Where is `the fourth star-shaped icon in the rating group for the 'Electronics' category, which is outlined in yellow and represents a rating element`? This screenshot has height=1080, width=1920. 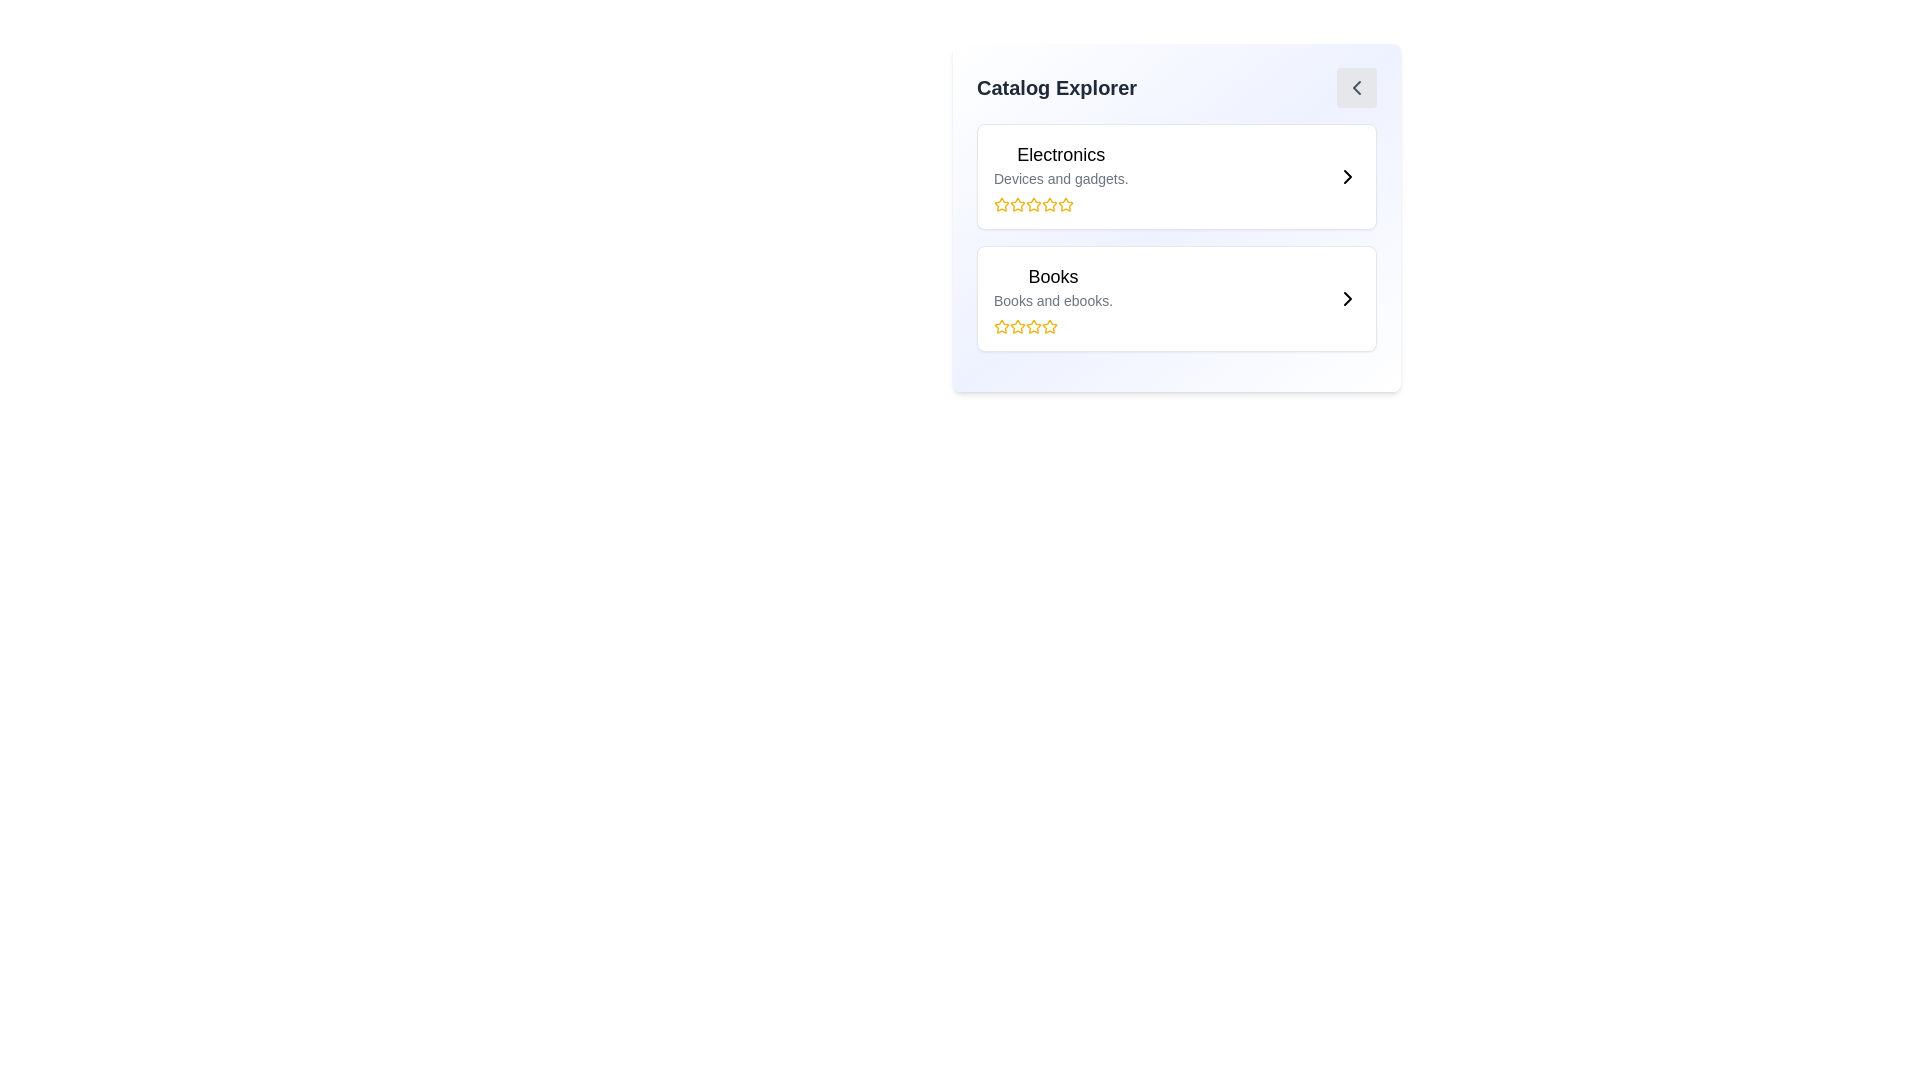
the fourth star-shaped icon in the rating group for the 'Electronics' category, which is outlined in yellow and represents a rating element is located at coordinates (1033, 204).